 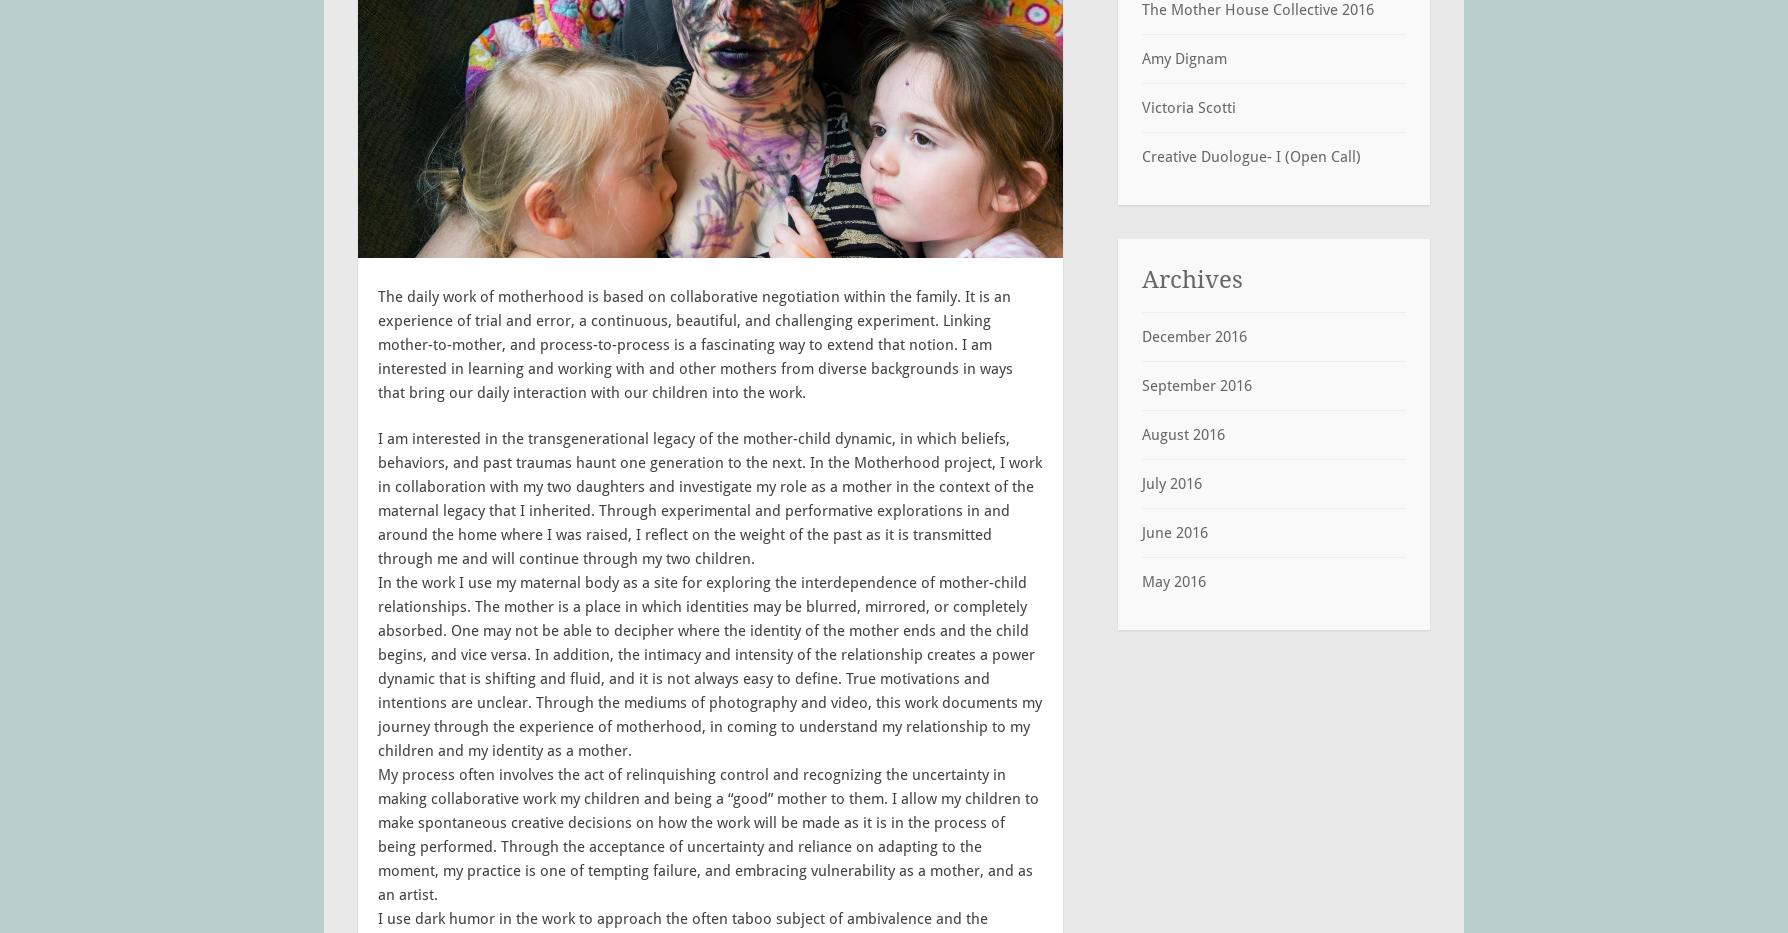 I want to click on 'July 2016', so click(x=1140, y=483).